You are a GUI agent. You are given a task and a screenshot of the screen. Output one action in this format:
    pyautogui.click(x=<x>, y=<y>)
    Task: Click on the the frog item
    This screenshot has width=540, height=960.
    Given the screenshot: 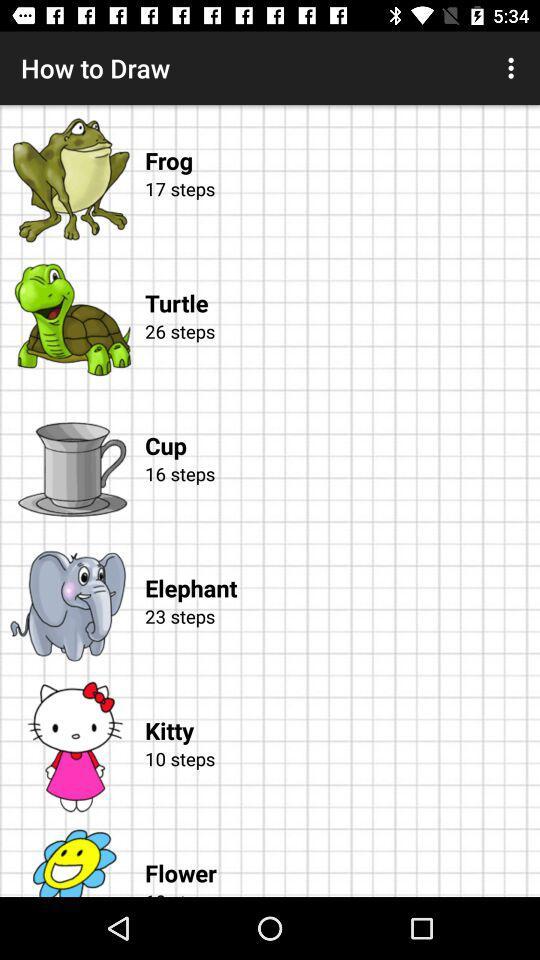 What is the action you would take?
    pyautogui.click(x=341, y=139)
    